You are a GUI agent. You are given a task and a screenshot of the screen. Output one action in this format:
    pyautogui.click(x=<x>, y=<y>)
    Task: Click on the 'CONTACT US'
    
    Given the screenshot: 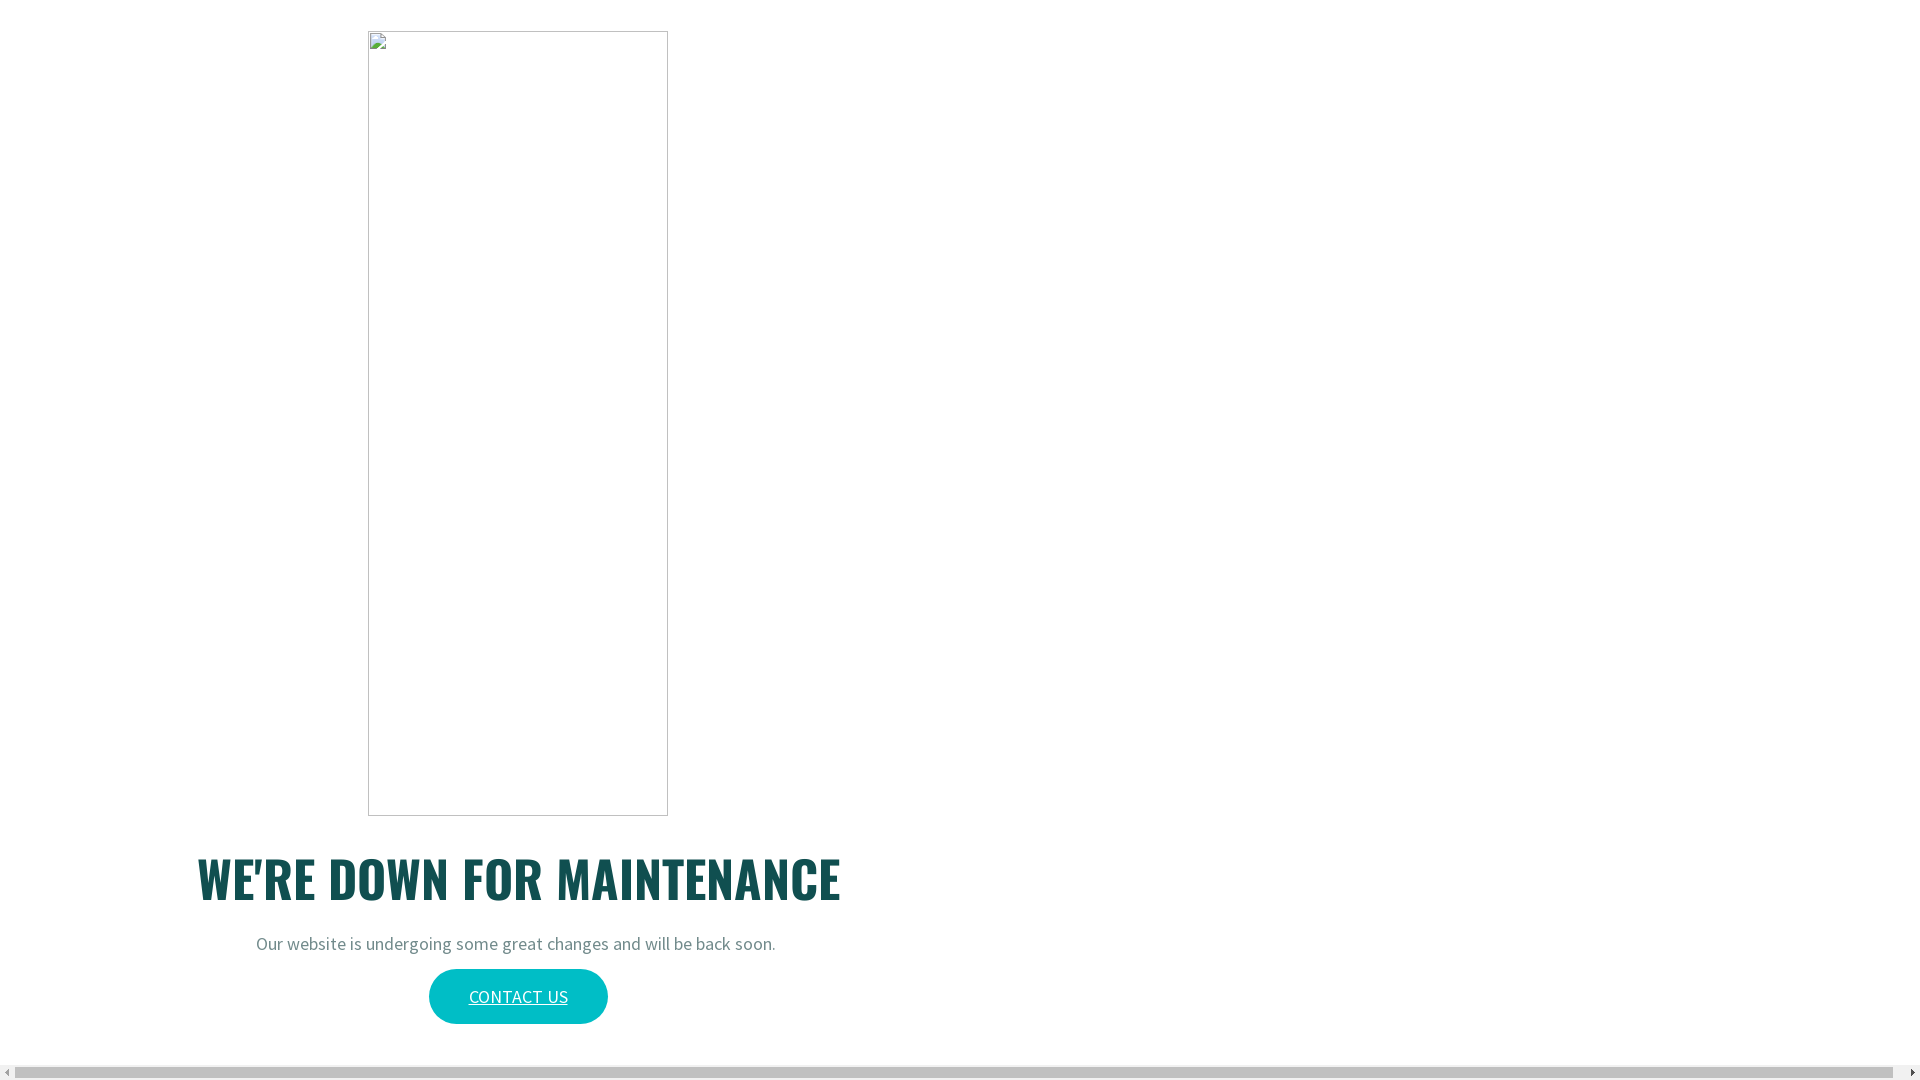 What is the action you would take?
    pyautogui.click(x=517, y=996)
    